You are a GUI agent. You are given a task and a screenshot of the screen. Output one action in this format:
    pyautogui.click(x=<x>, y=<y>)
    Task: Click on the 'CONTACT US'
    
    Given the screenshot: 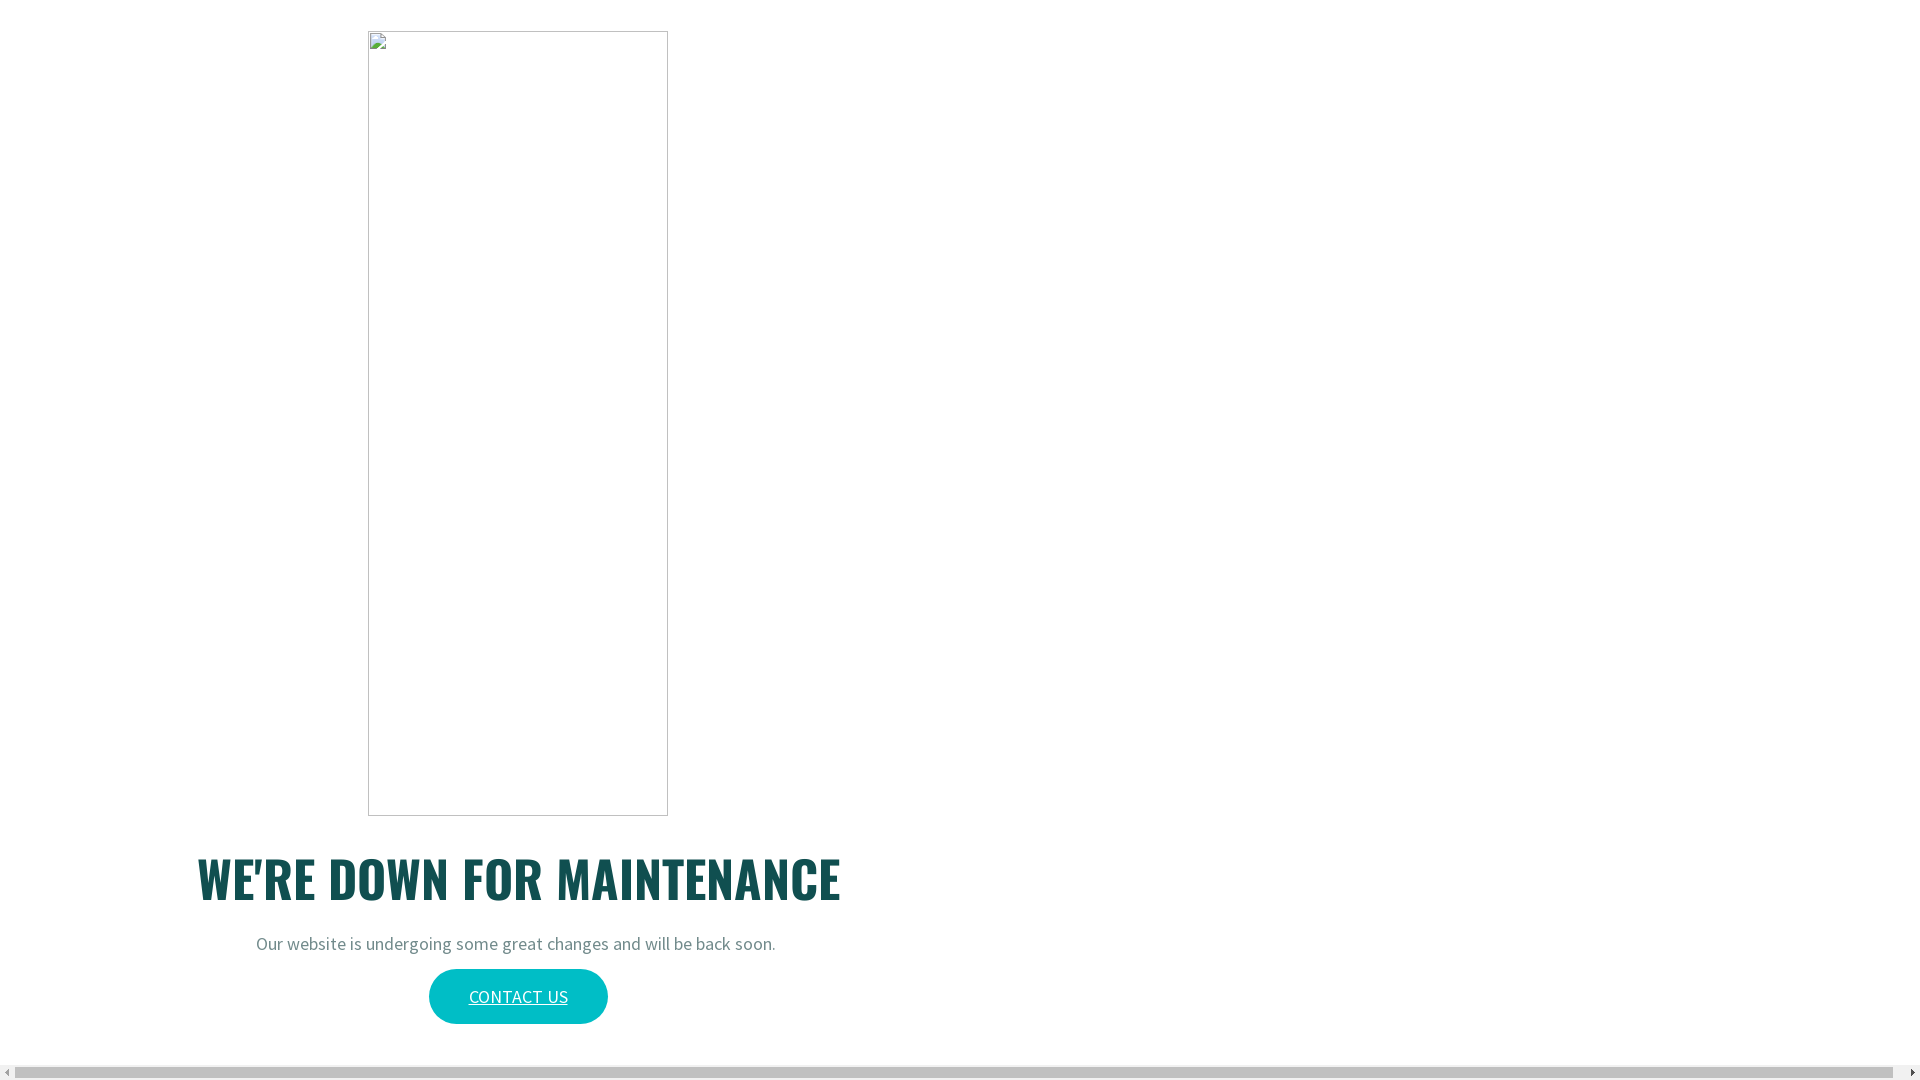 What is the action you would take?
    pyautogui.click(x=517, y=996)
    